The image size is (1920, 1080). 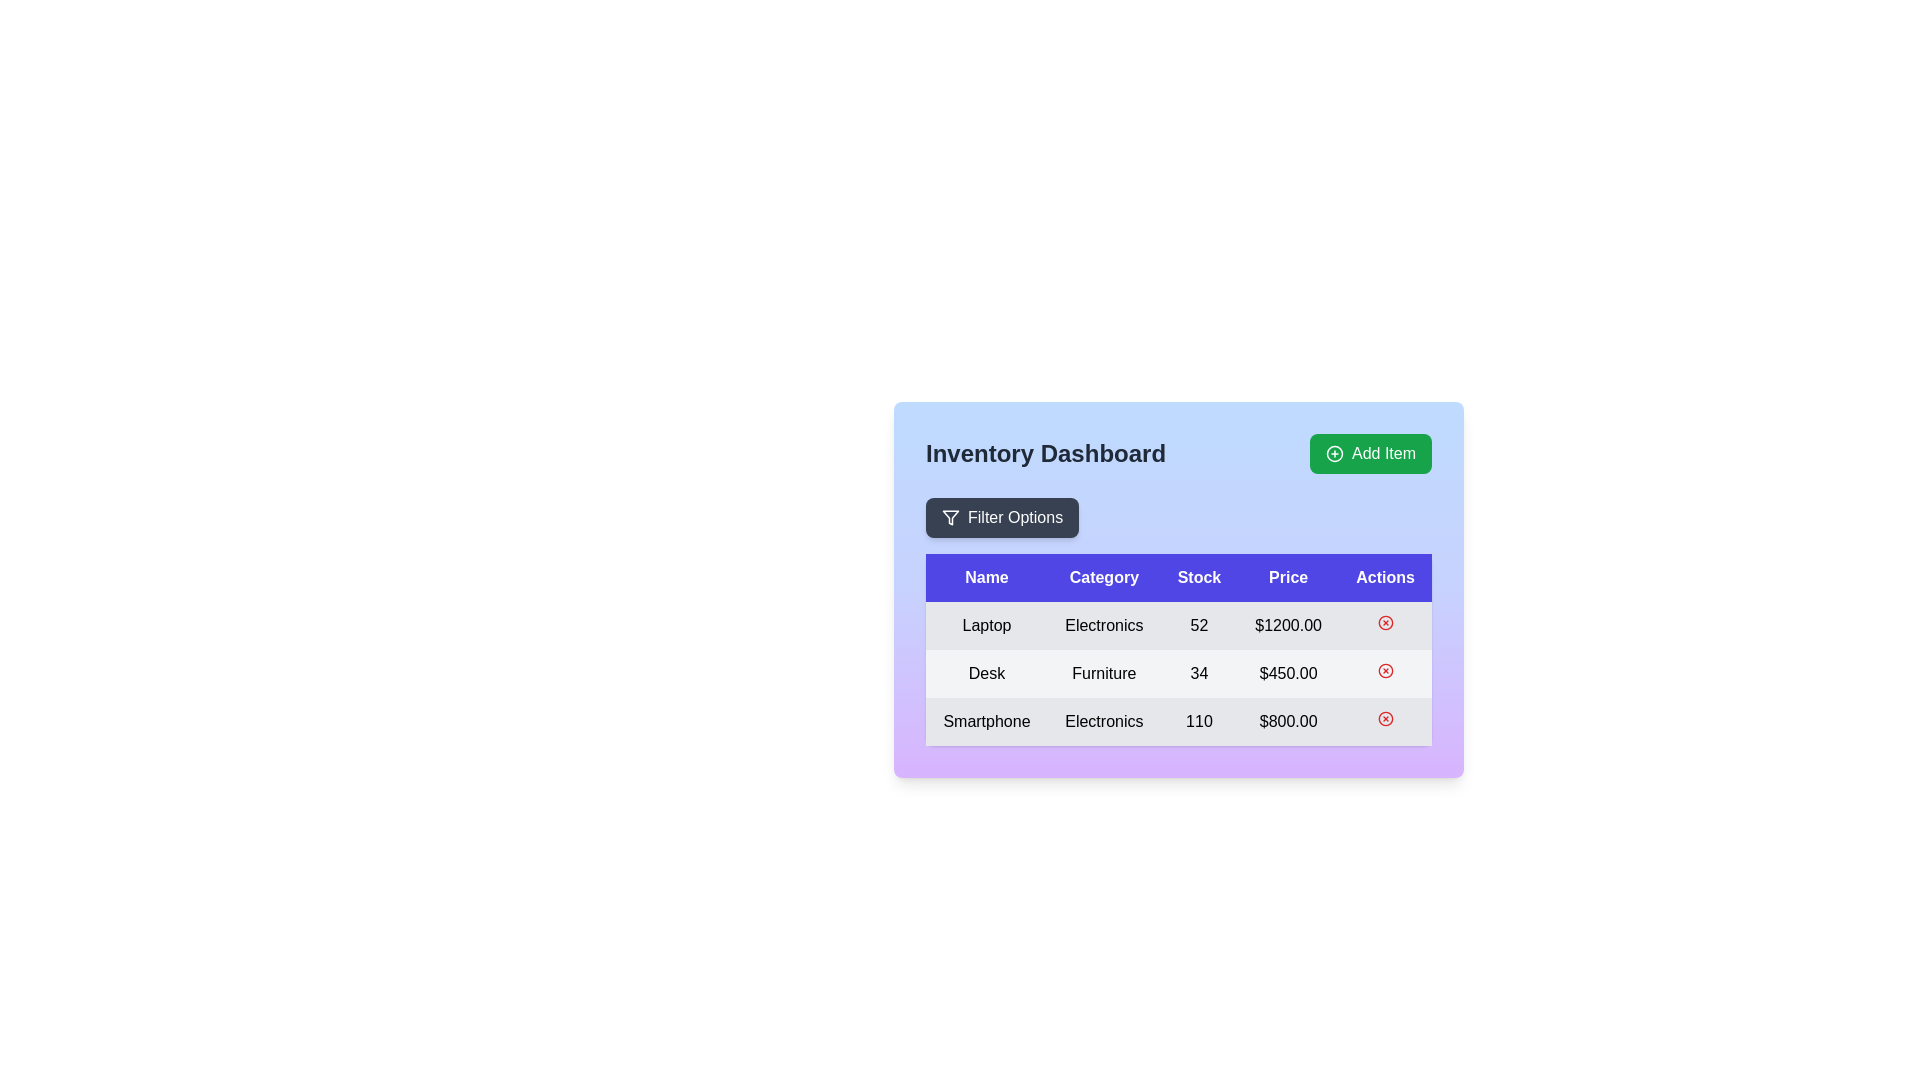 What do you see at coordinates (1179, 620) in the screenshot?
I see `the data table located within the 'Inventory Dashboard' card` at bounding box center [1179, 620].